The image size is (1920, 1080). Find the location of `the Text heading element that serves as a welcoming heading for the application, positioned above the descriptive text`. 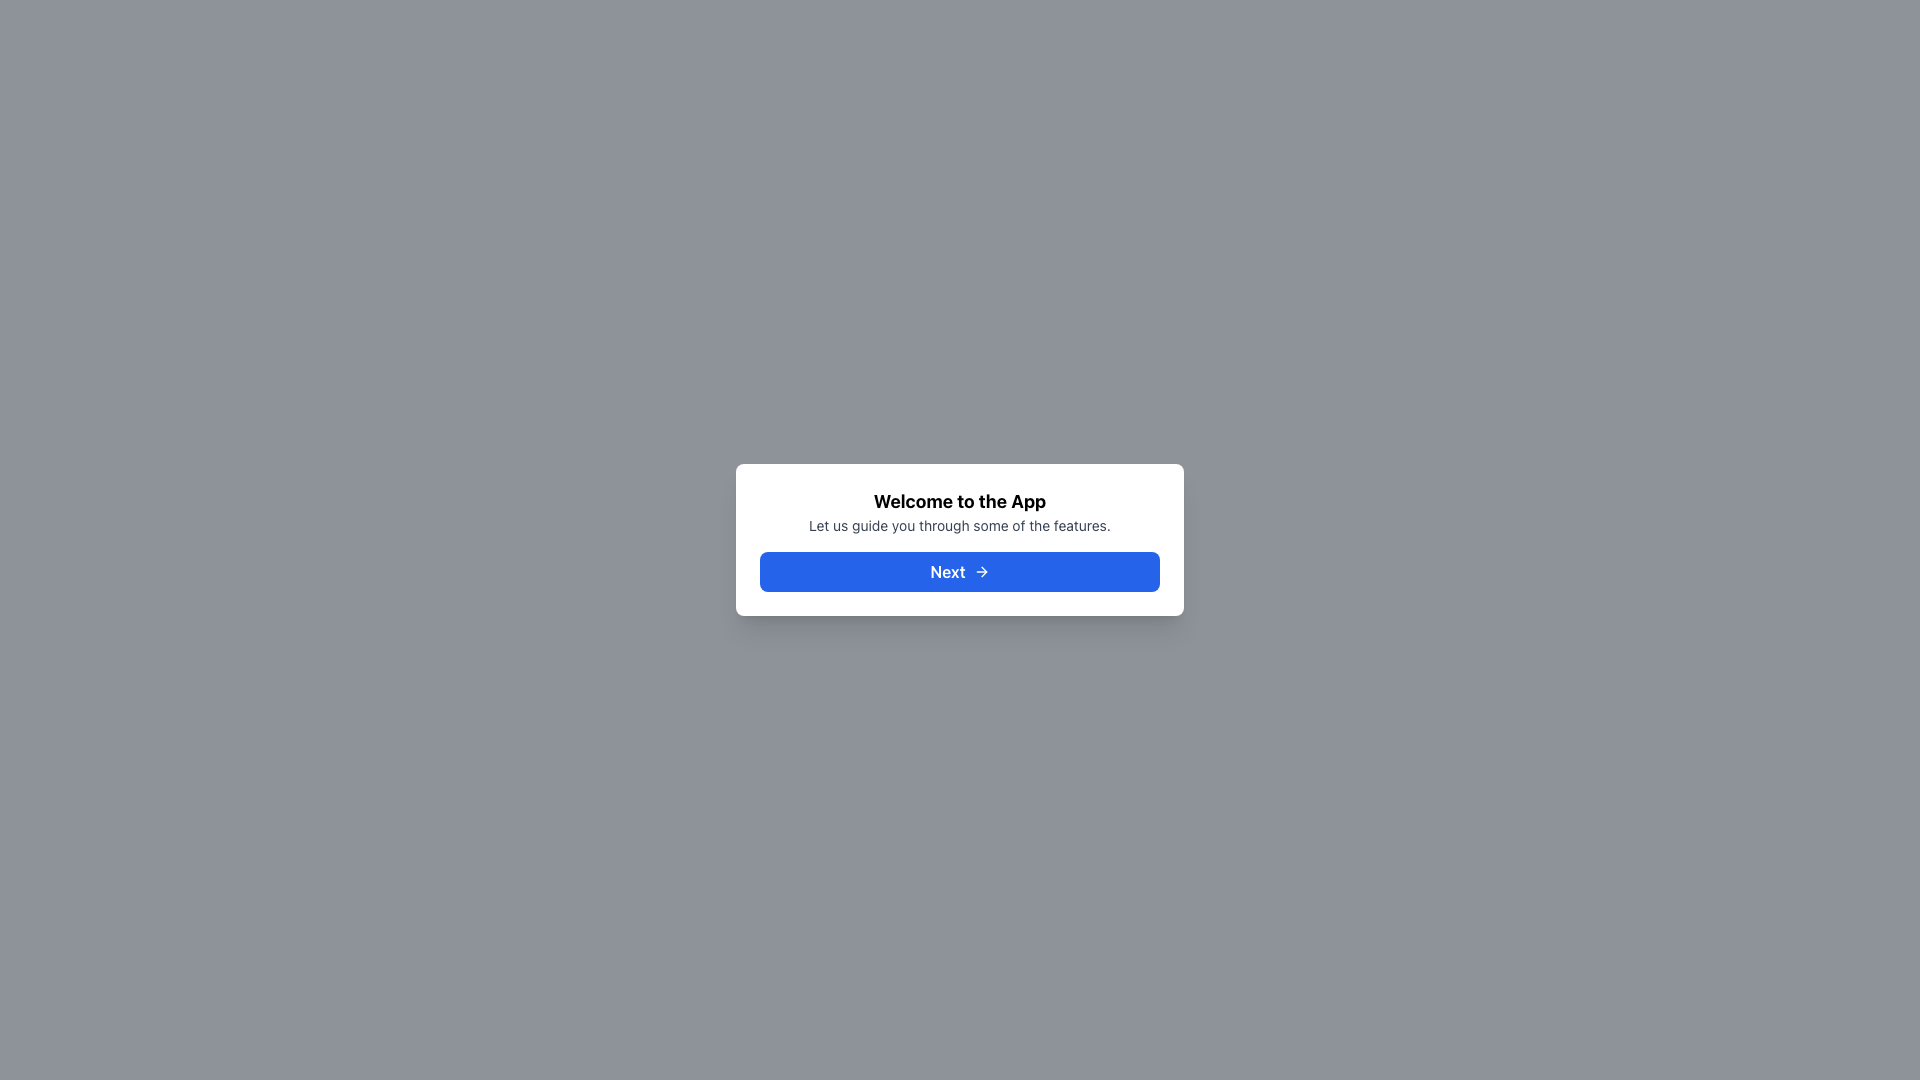

the Text heading element that serves as a welcoming heading for the application, positioned above the descriptive text is located at coordinates (960, 500).